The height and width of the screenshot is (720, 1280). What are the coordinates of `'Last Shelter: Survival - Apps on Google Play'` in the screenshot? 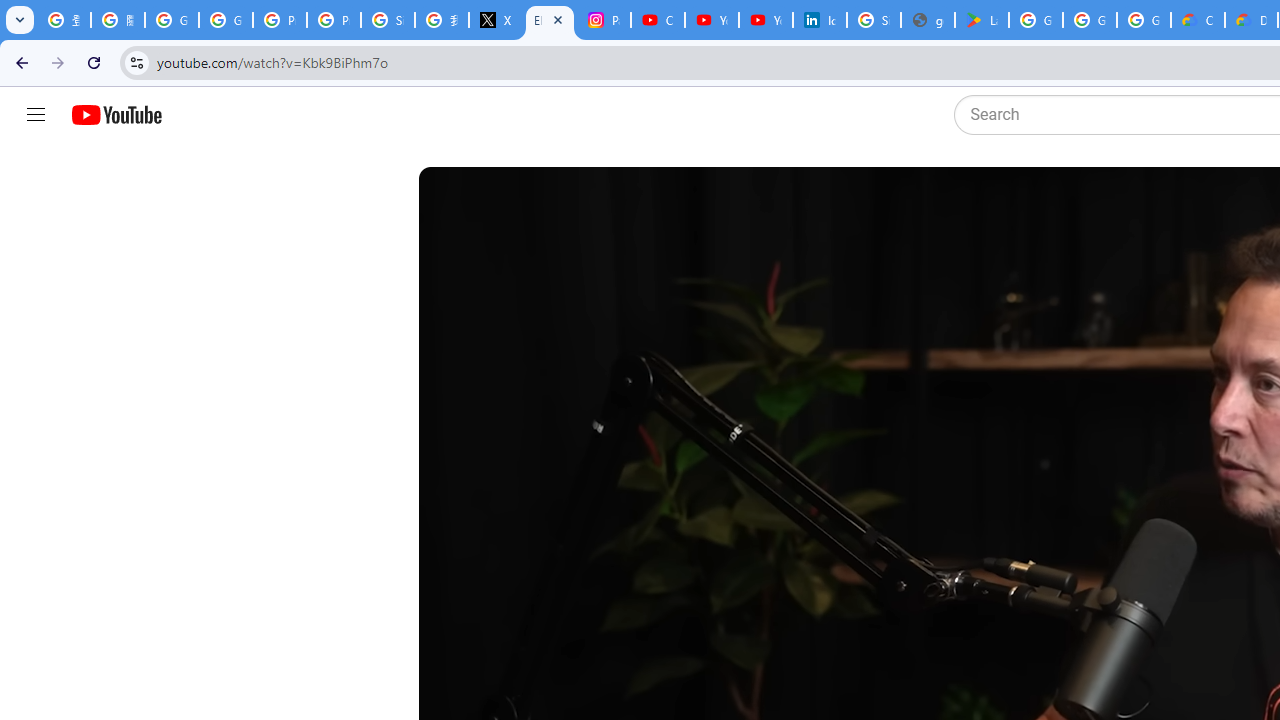 It's located at (981, 20).